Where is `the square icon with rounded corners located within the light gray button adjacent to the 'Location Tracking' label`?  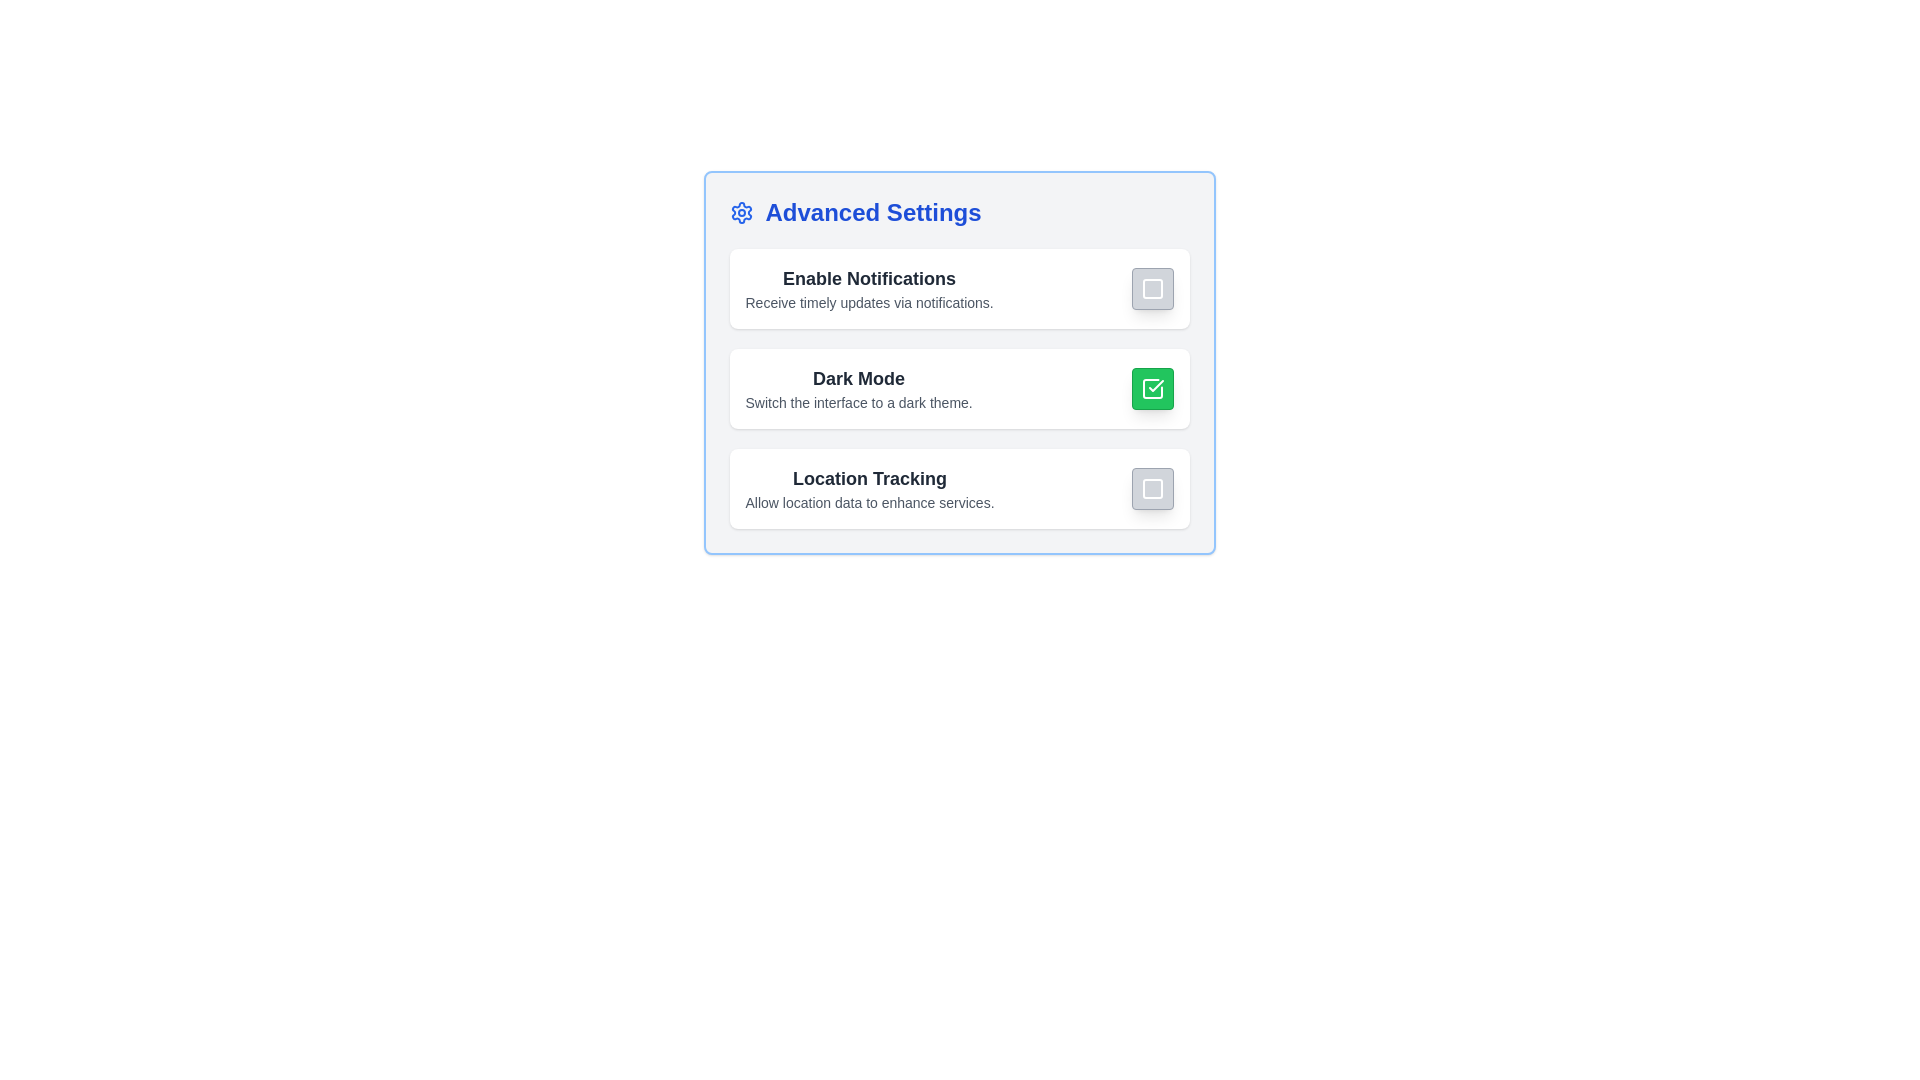
the square icon with rounded corners located within the light gray button adjacent to the 'Location Tracking' label is located at coordinates (1152, 489).